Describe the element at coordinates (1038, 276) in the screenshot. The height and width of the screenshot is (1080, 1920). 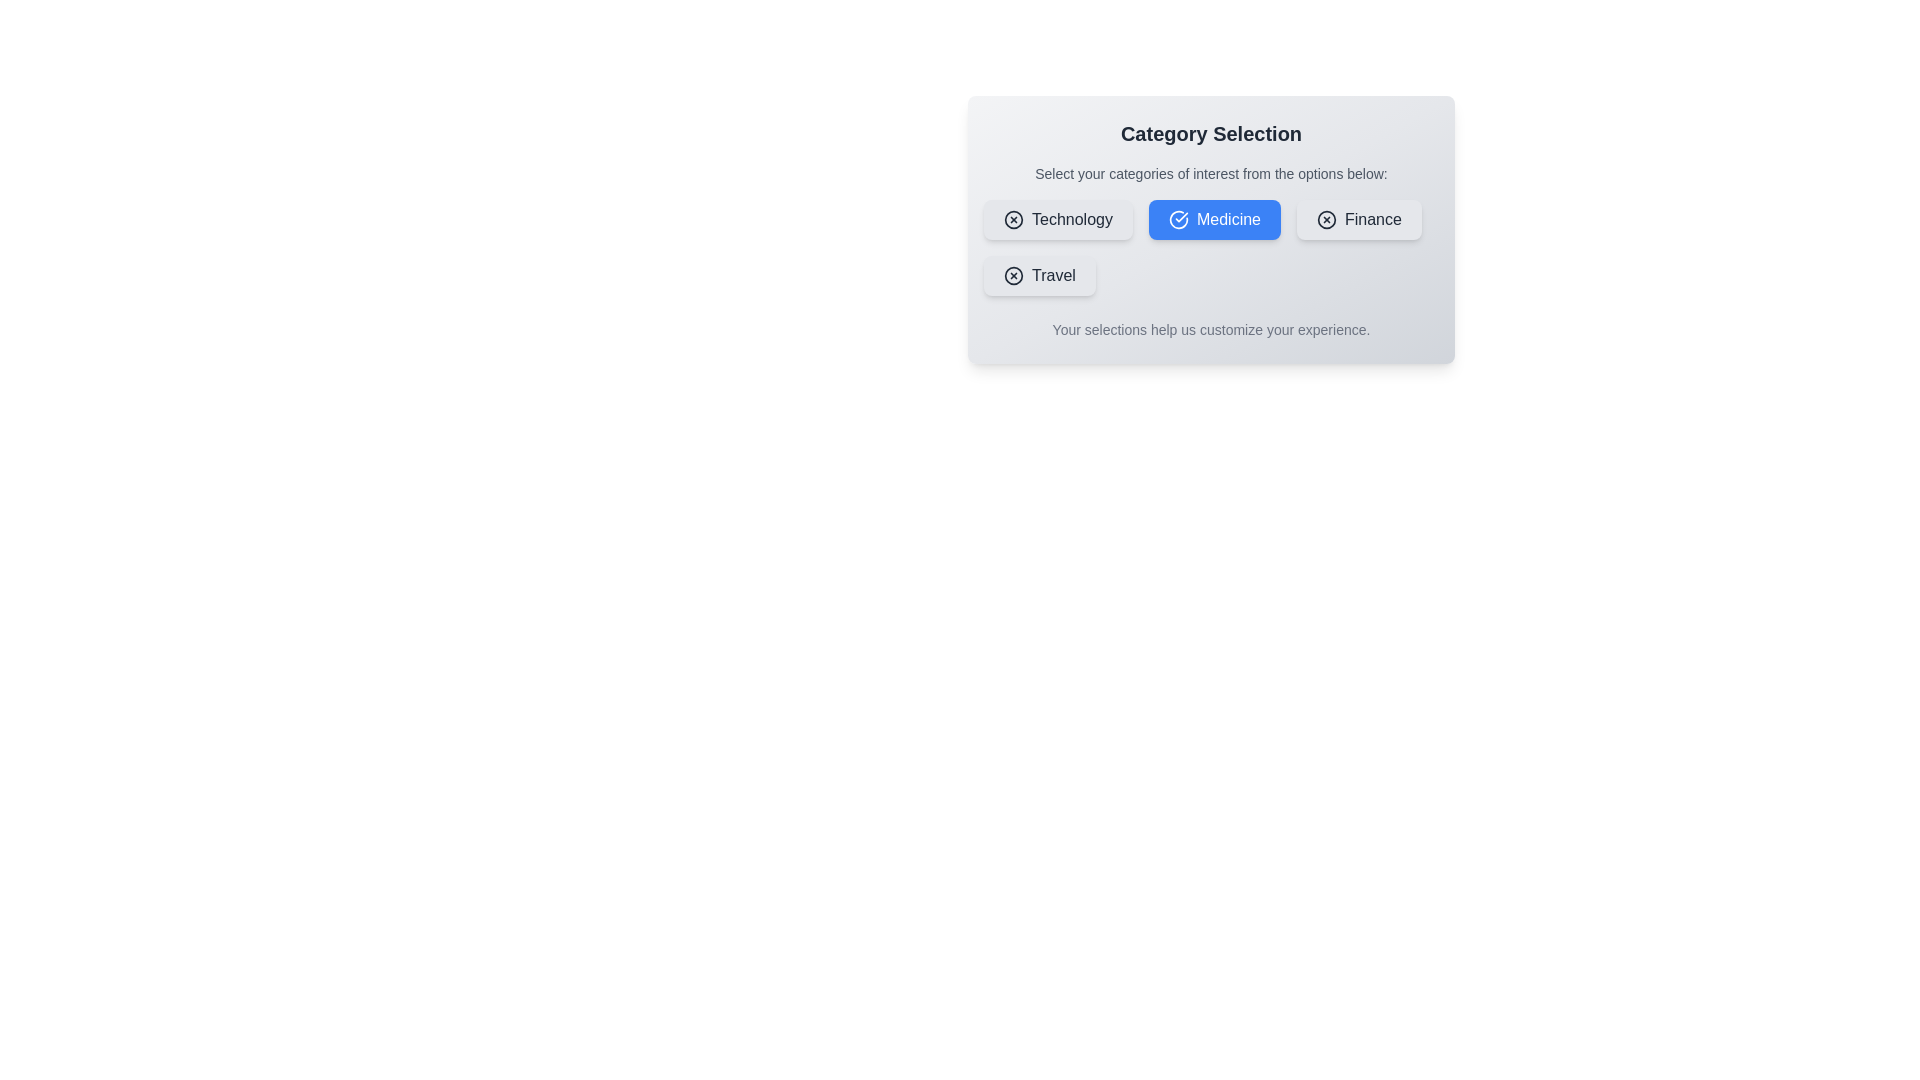
I see `the Travel button` at that location.